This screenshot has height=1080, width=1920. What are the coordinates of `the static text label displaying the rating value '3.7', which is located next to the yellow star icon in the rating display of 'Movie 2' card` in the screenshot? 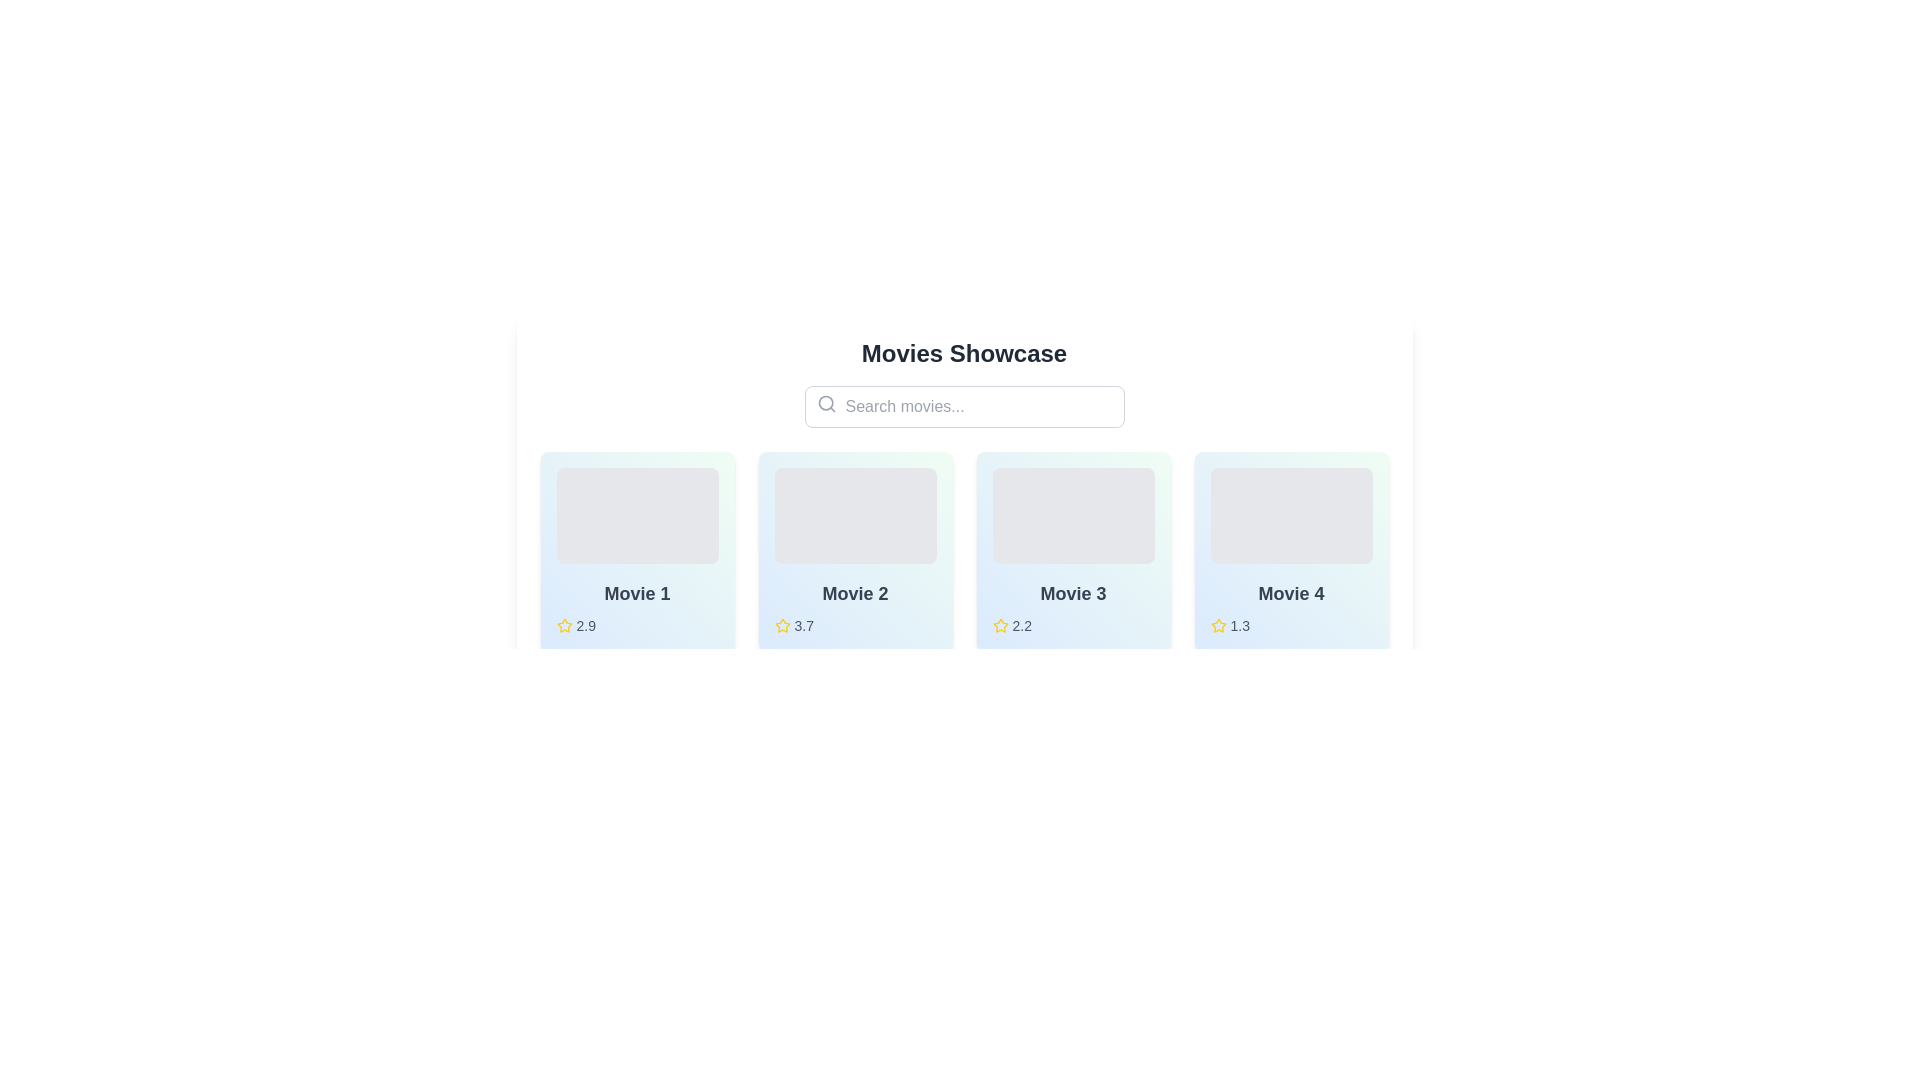 It's located at (804, 624).